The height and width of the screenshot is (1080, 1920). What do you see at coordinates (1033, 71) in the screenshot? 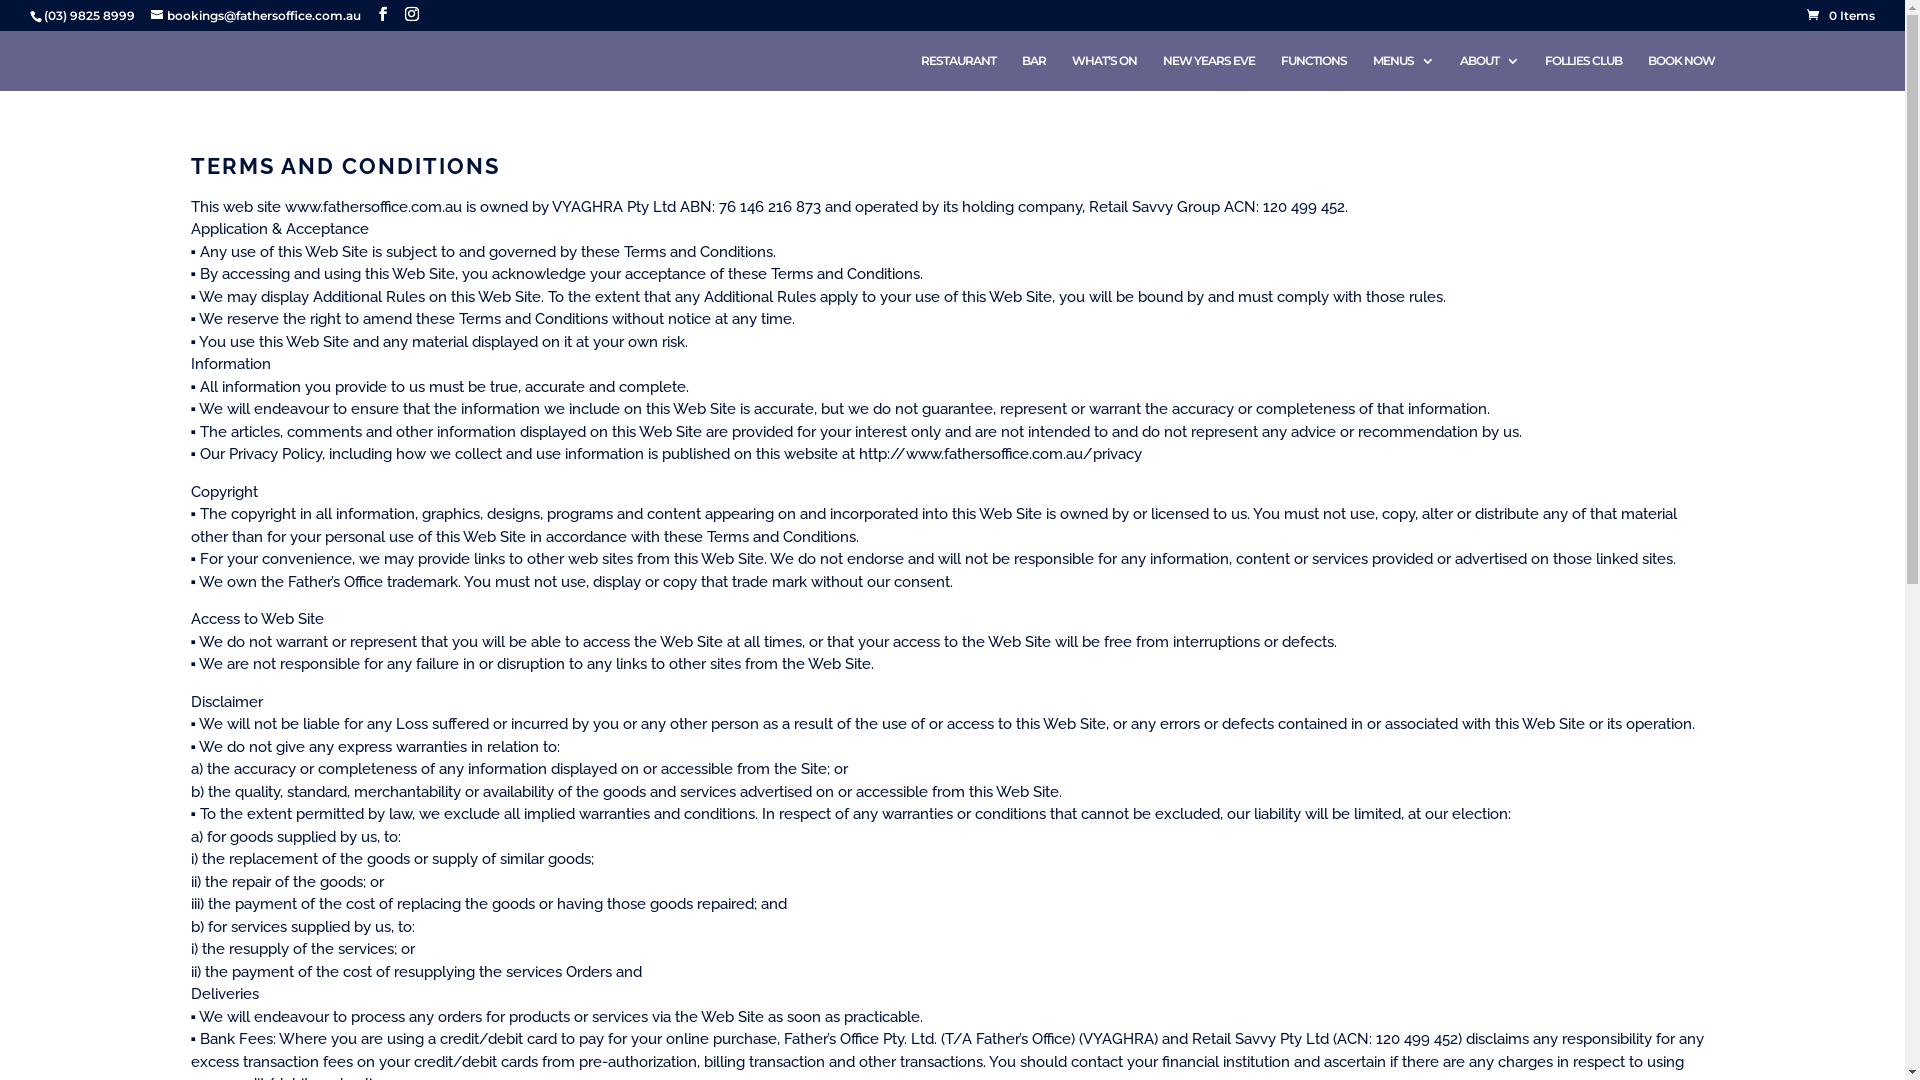
I see `'BAR'` at bounding box center [1033, 71].